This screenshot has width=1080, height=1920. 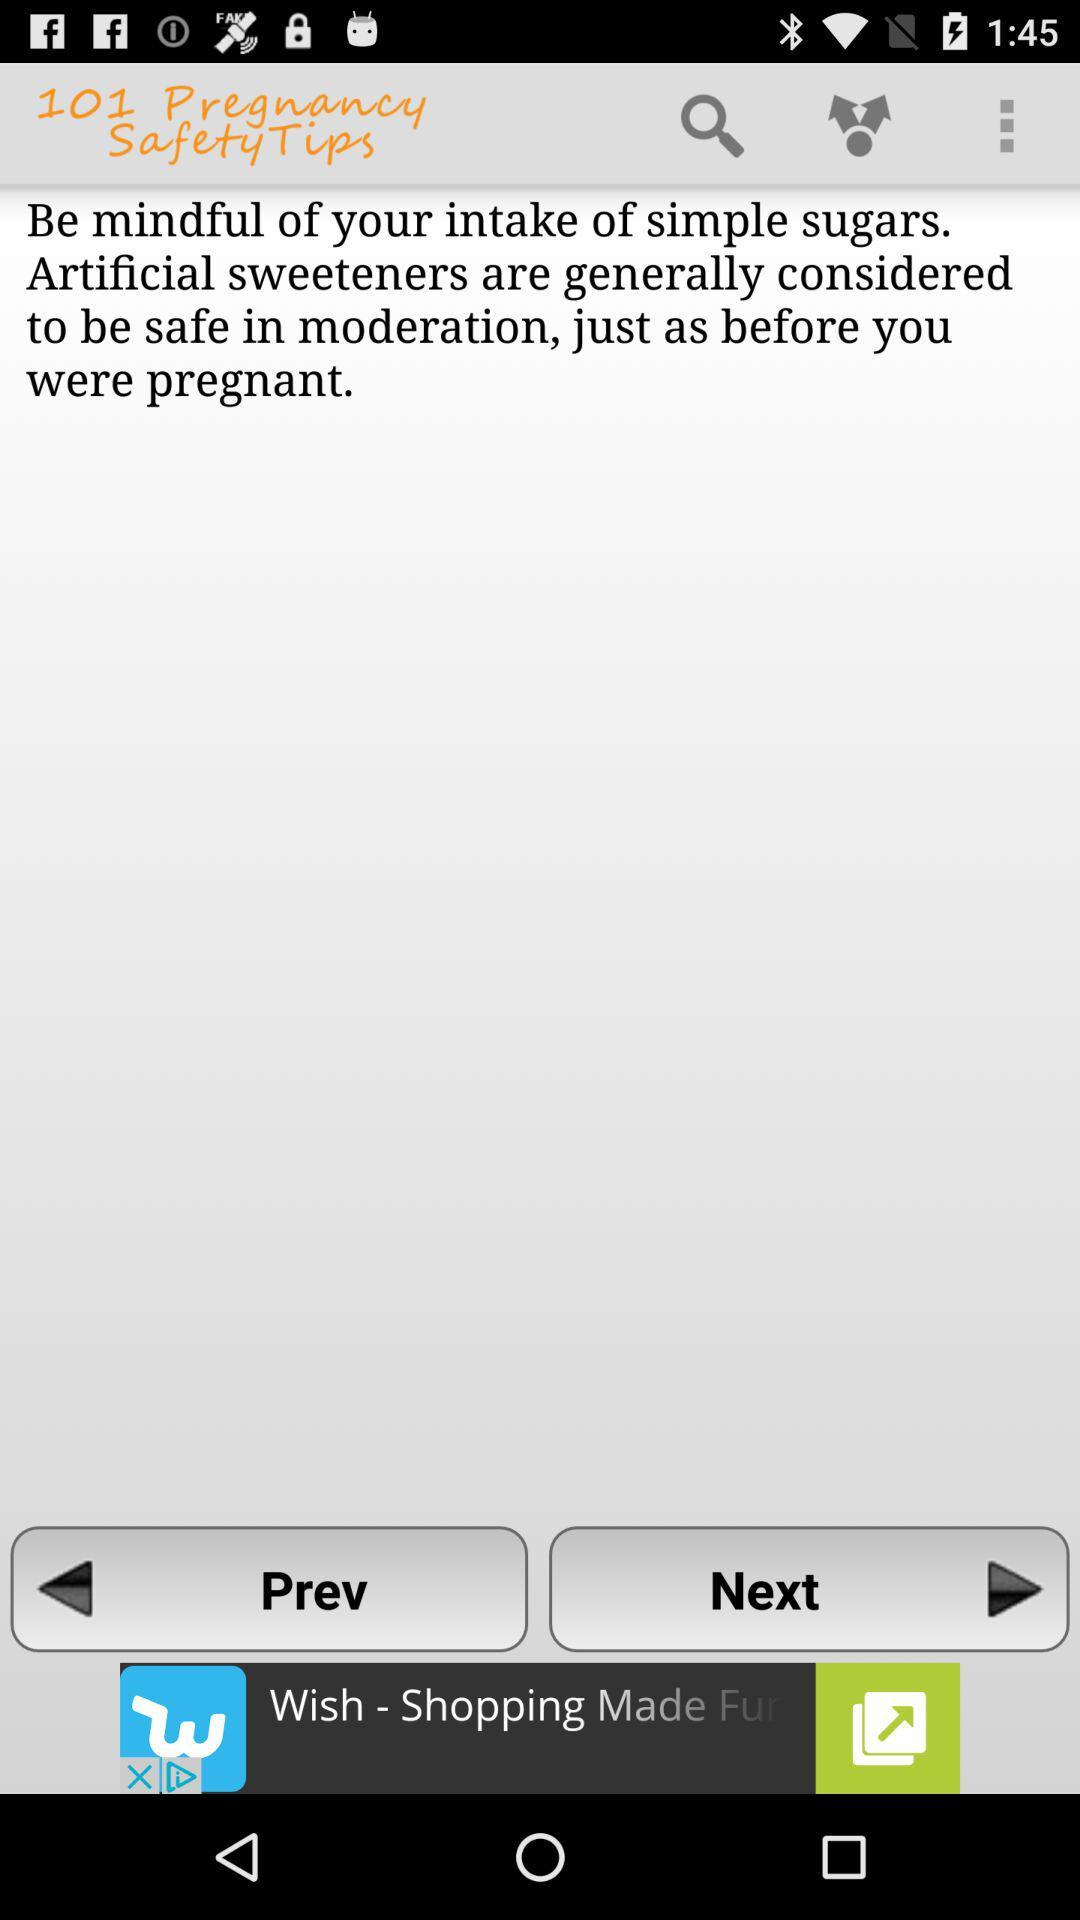 What do you see at coordinates (540, 1727) in the screenshot?
I see `the advertisement about an app` at bounding box center [540, 1727].